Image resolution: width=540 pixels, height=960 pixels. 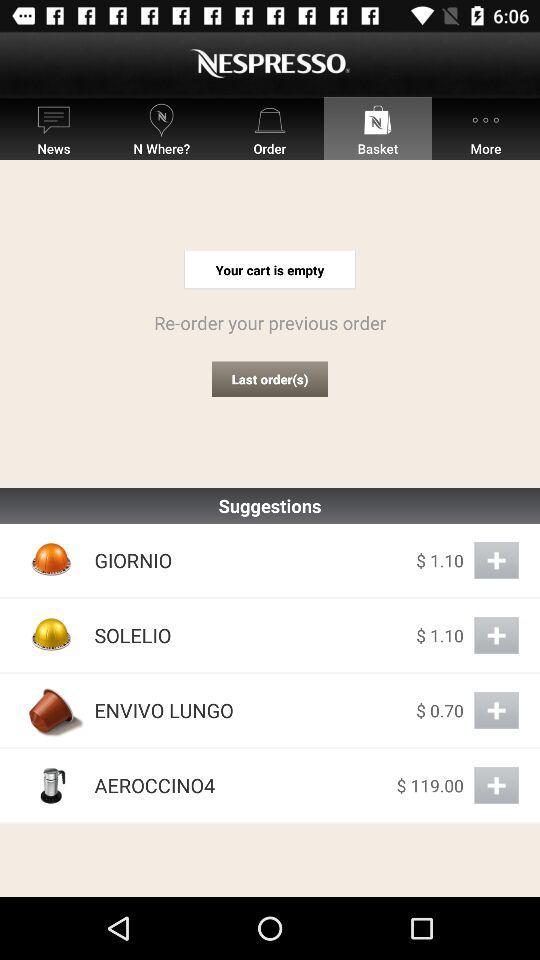 I want to click on grey color box with plus sign at bottom right corner, so click(x=495, y=785).